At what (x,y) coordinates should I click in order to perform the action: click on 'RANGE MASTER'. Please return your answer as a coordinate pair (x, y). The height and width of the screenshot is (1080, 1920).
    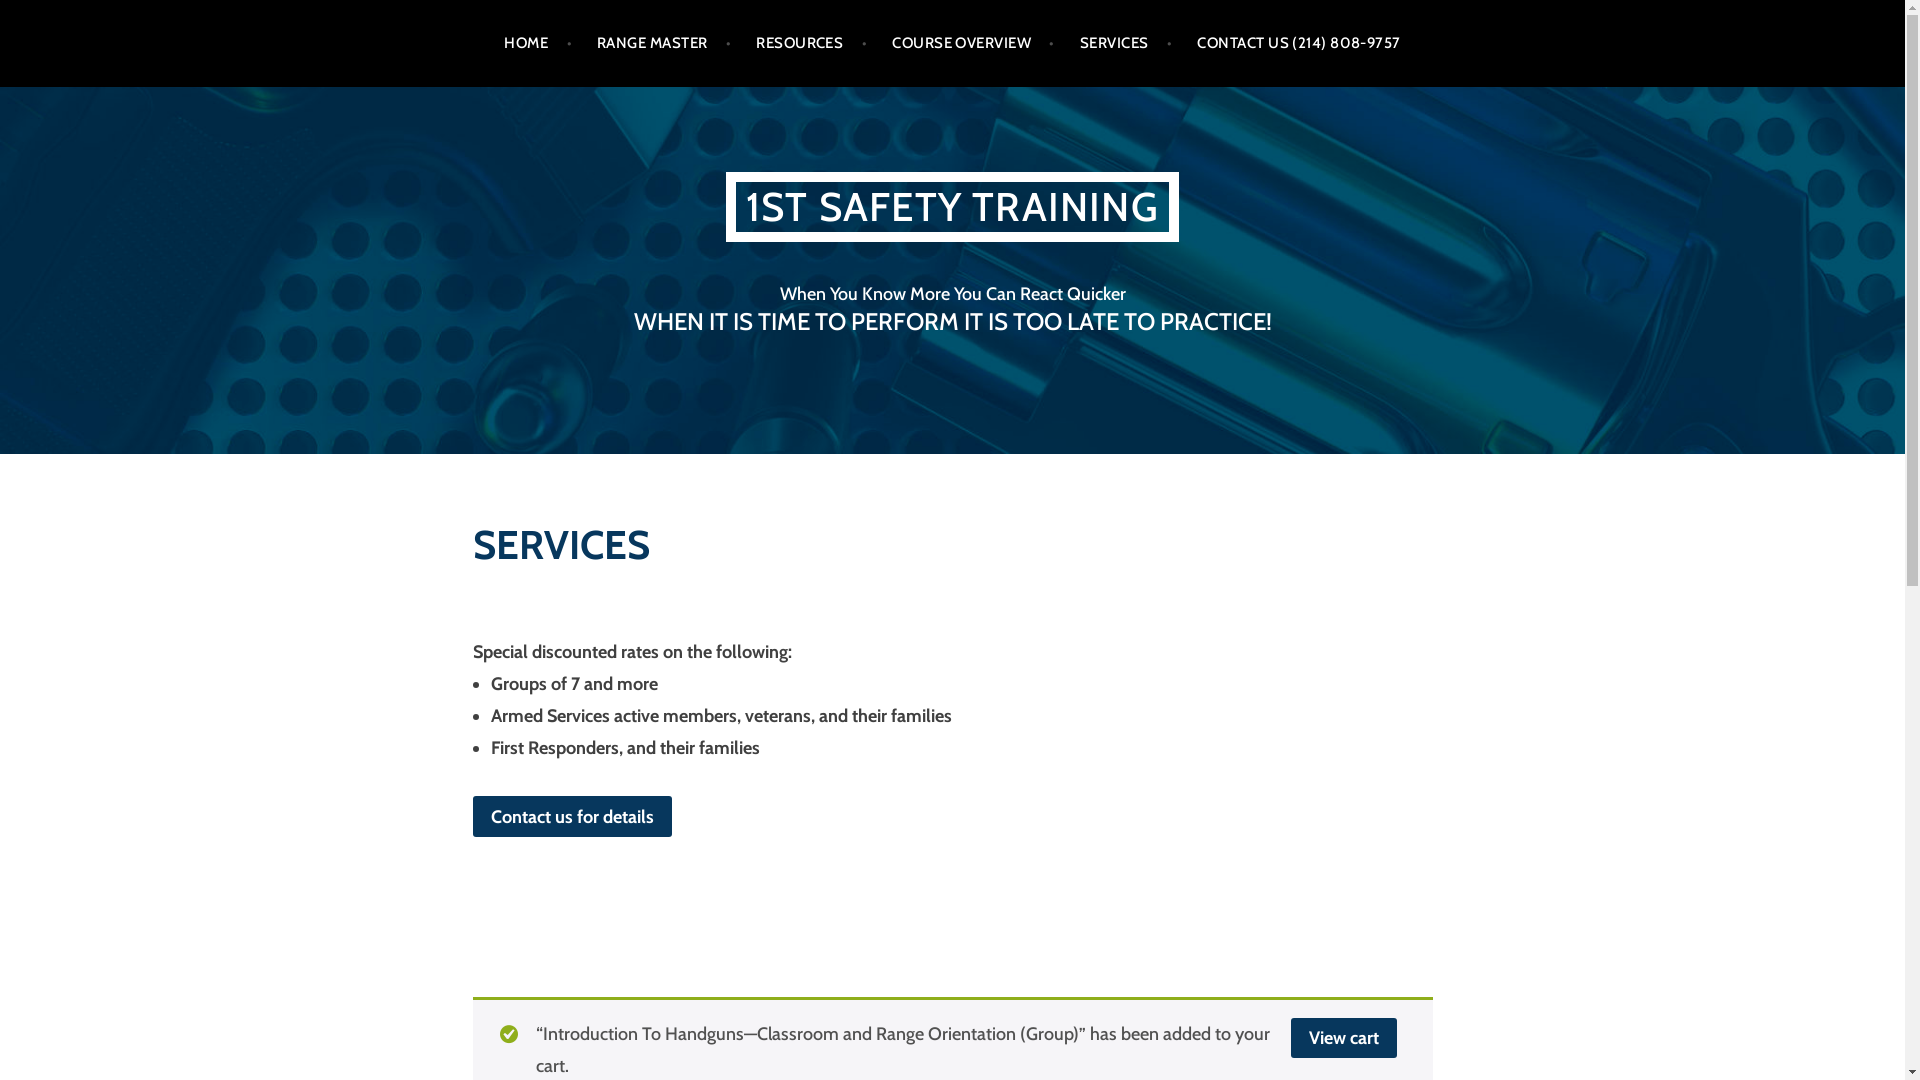
    Looking at the image, I should click on (663, 43).